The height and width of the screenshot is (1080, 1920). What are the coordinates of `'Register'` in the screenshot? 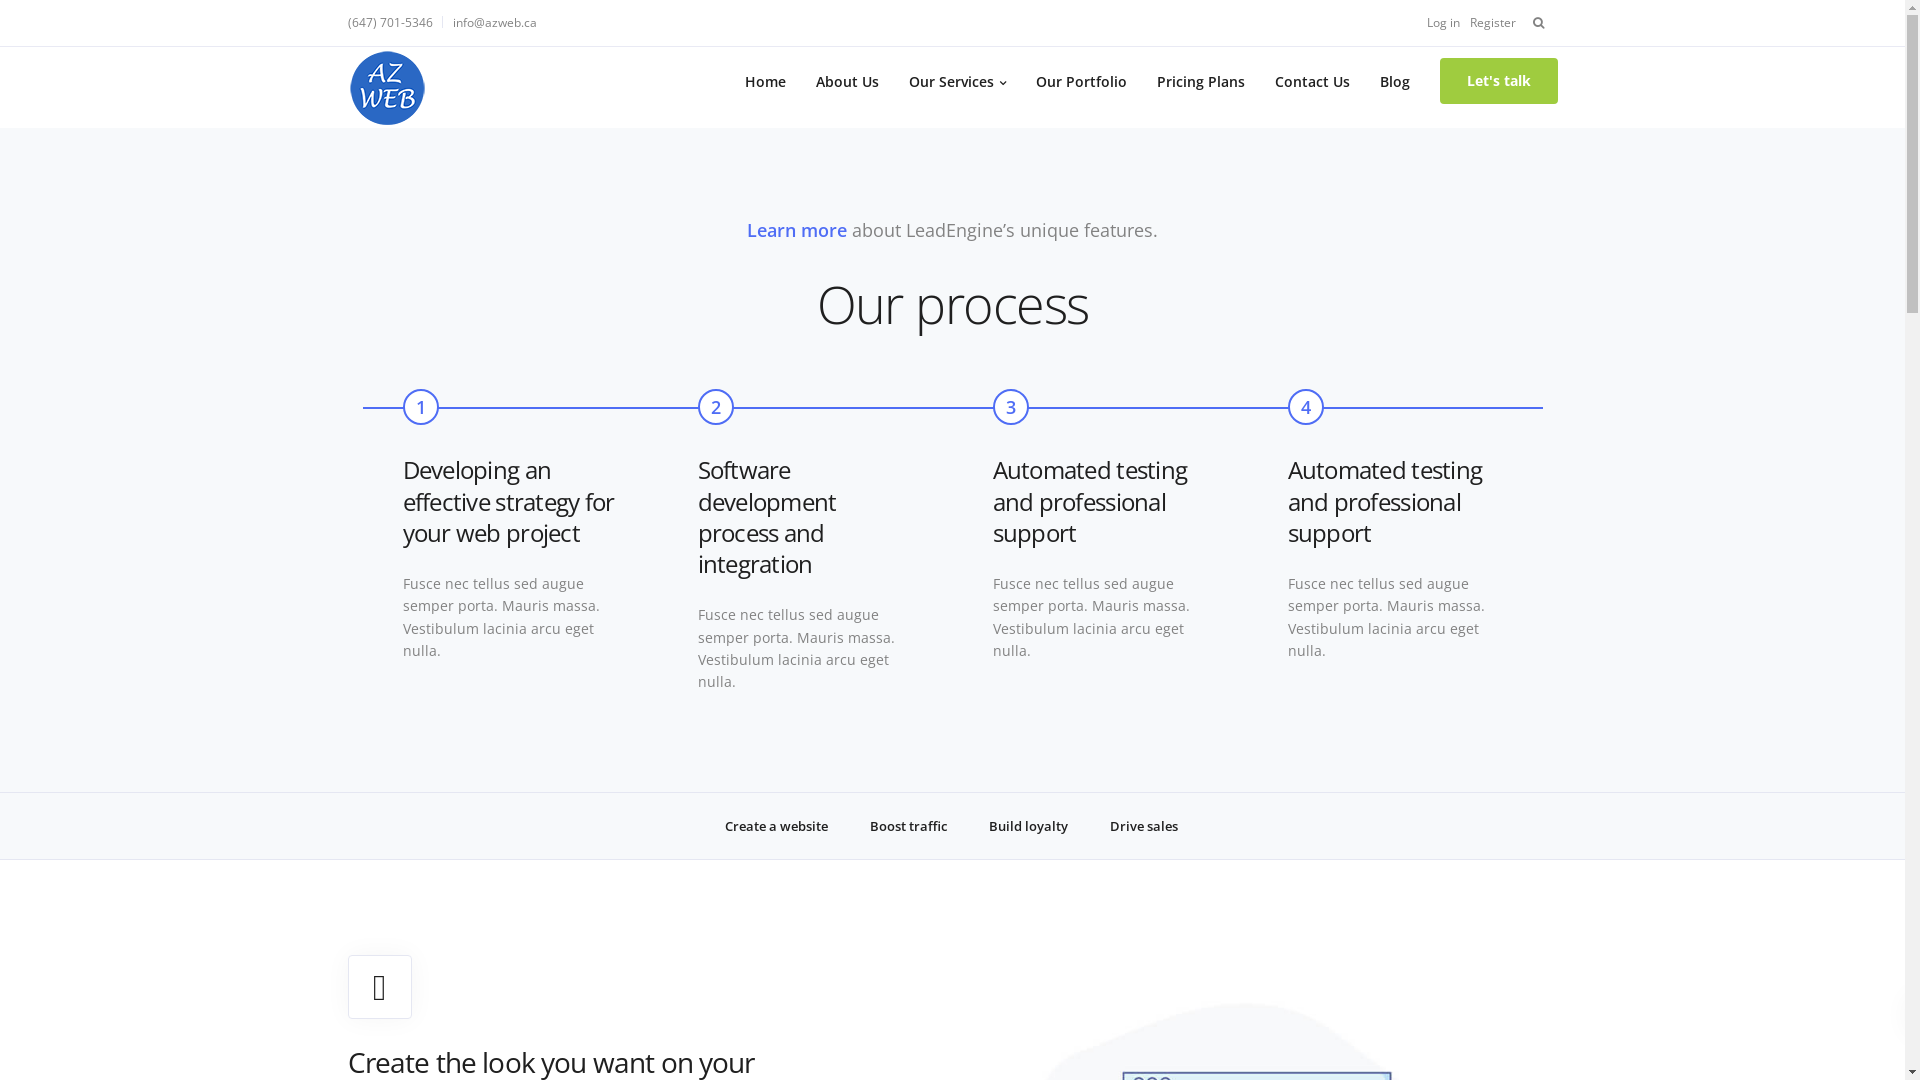 It's located at (1492, 22).